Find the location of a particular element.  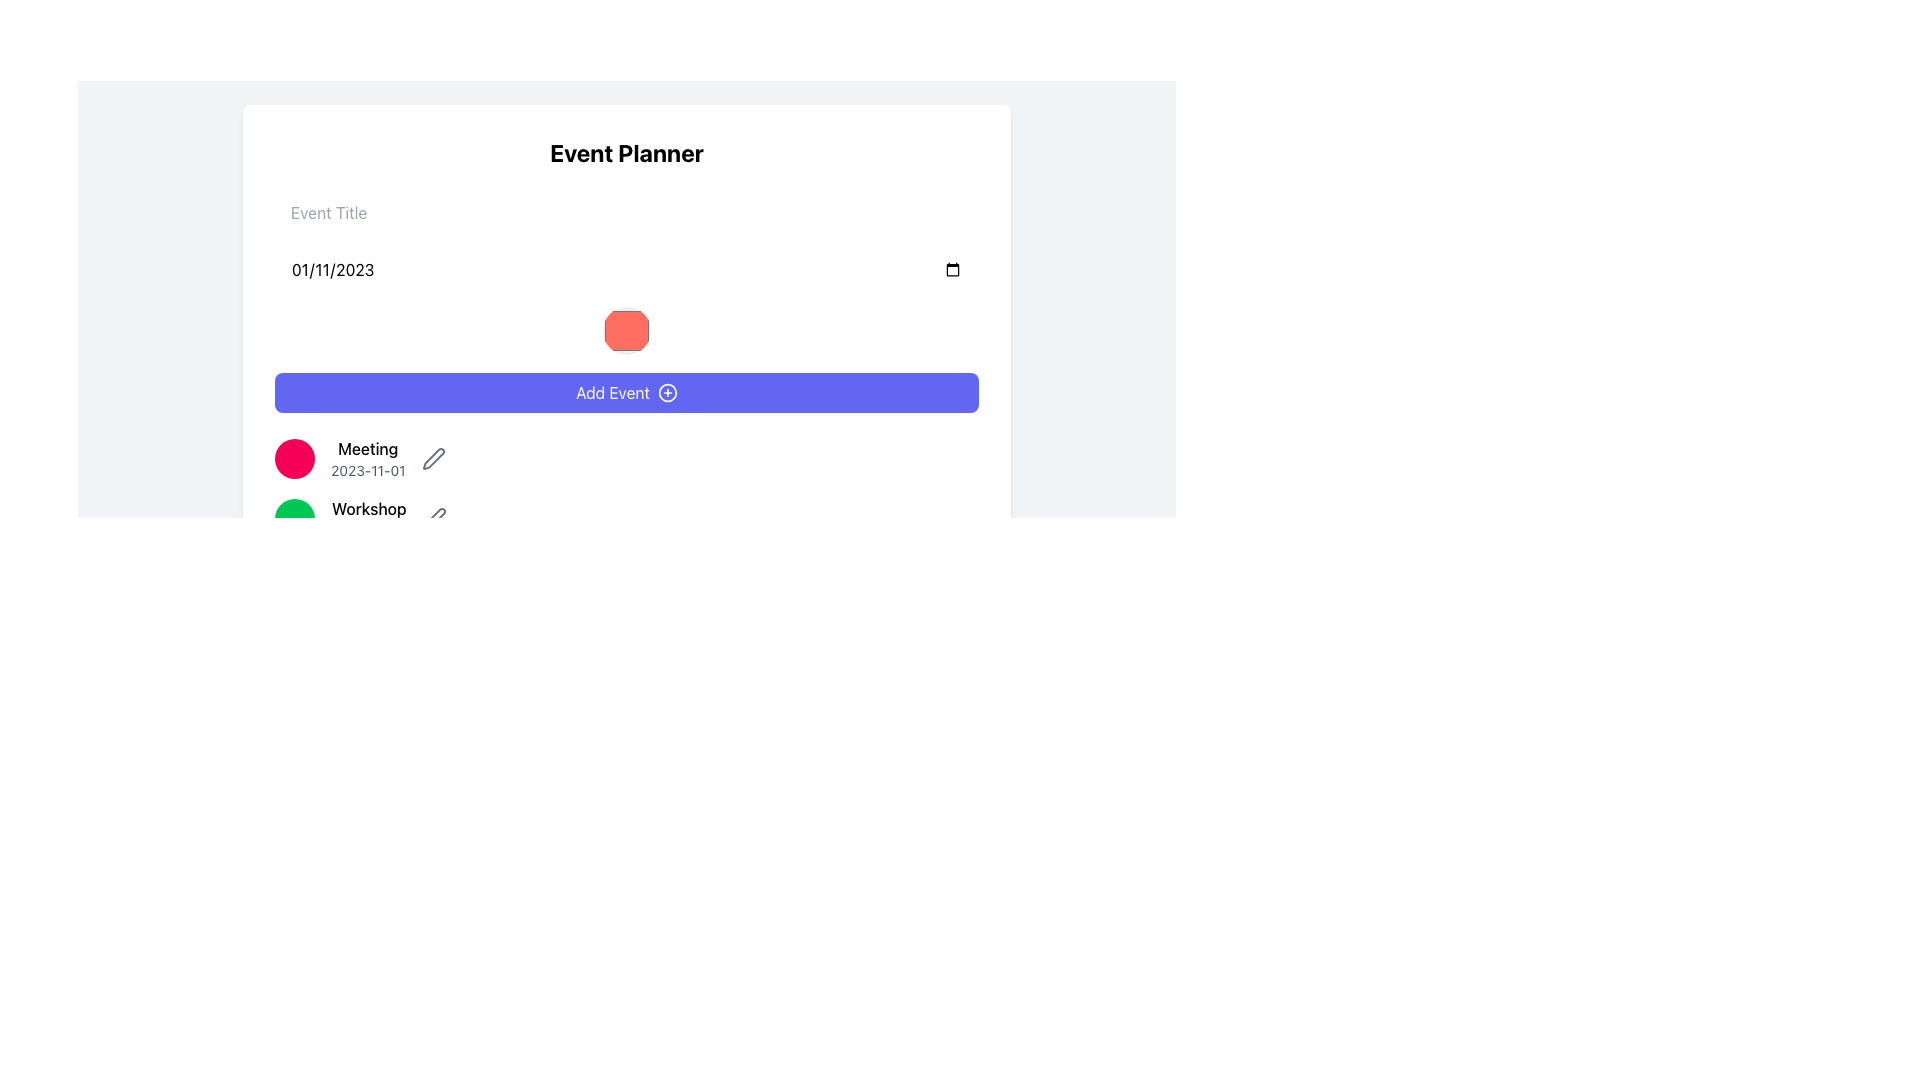

the text label displaying 'Workshop', which is the second event item in a vertical list, positioned below the 'Meeting' label and next to a green circular indicator is located at coordinates (369, 518).